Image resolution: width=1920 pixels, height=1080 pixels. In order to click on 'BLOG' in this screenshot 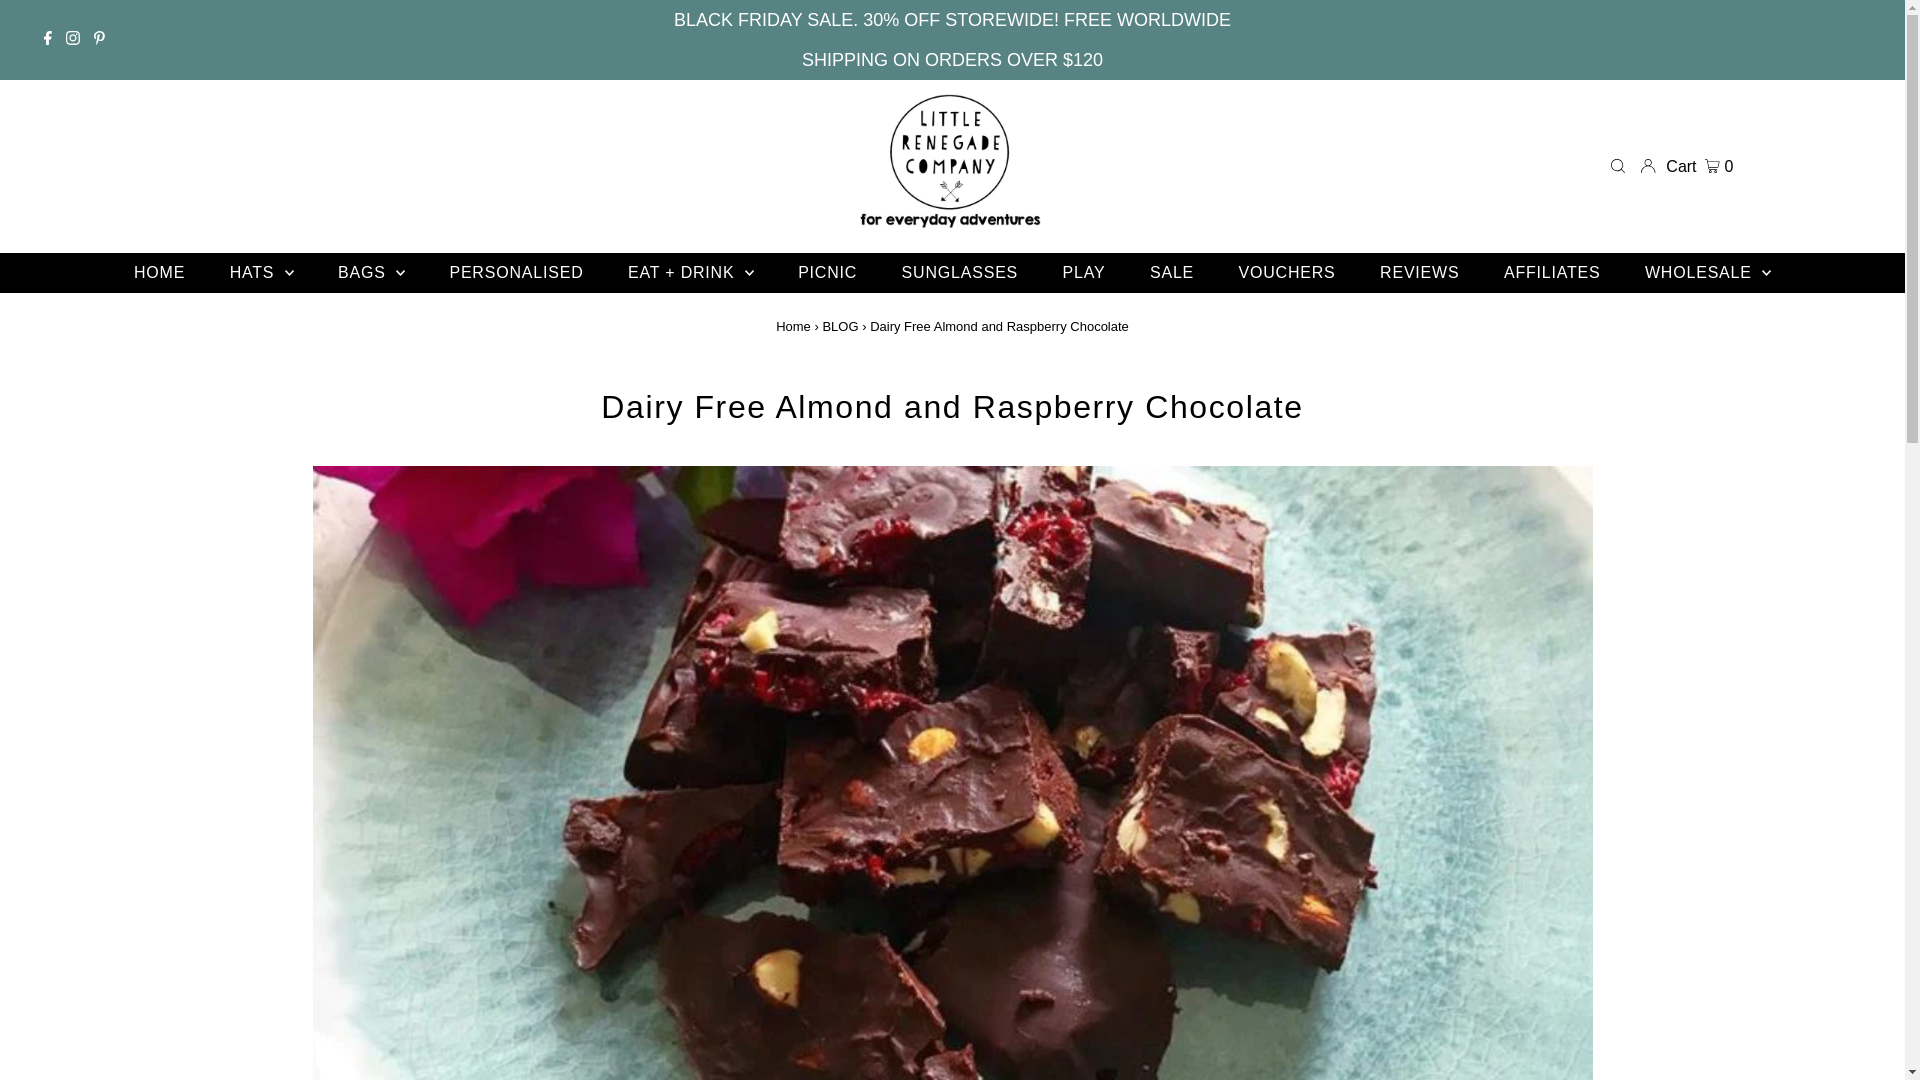, I will do `click(840, 325)`.